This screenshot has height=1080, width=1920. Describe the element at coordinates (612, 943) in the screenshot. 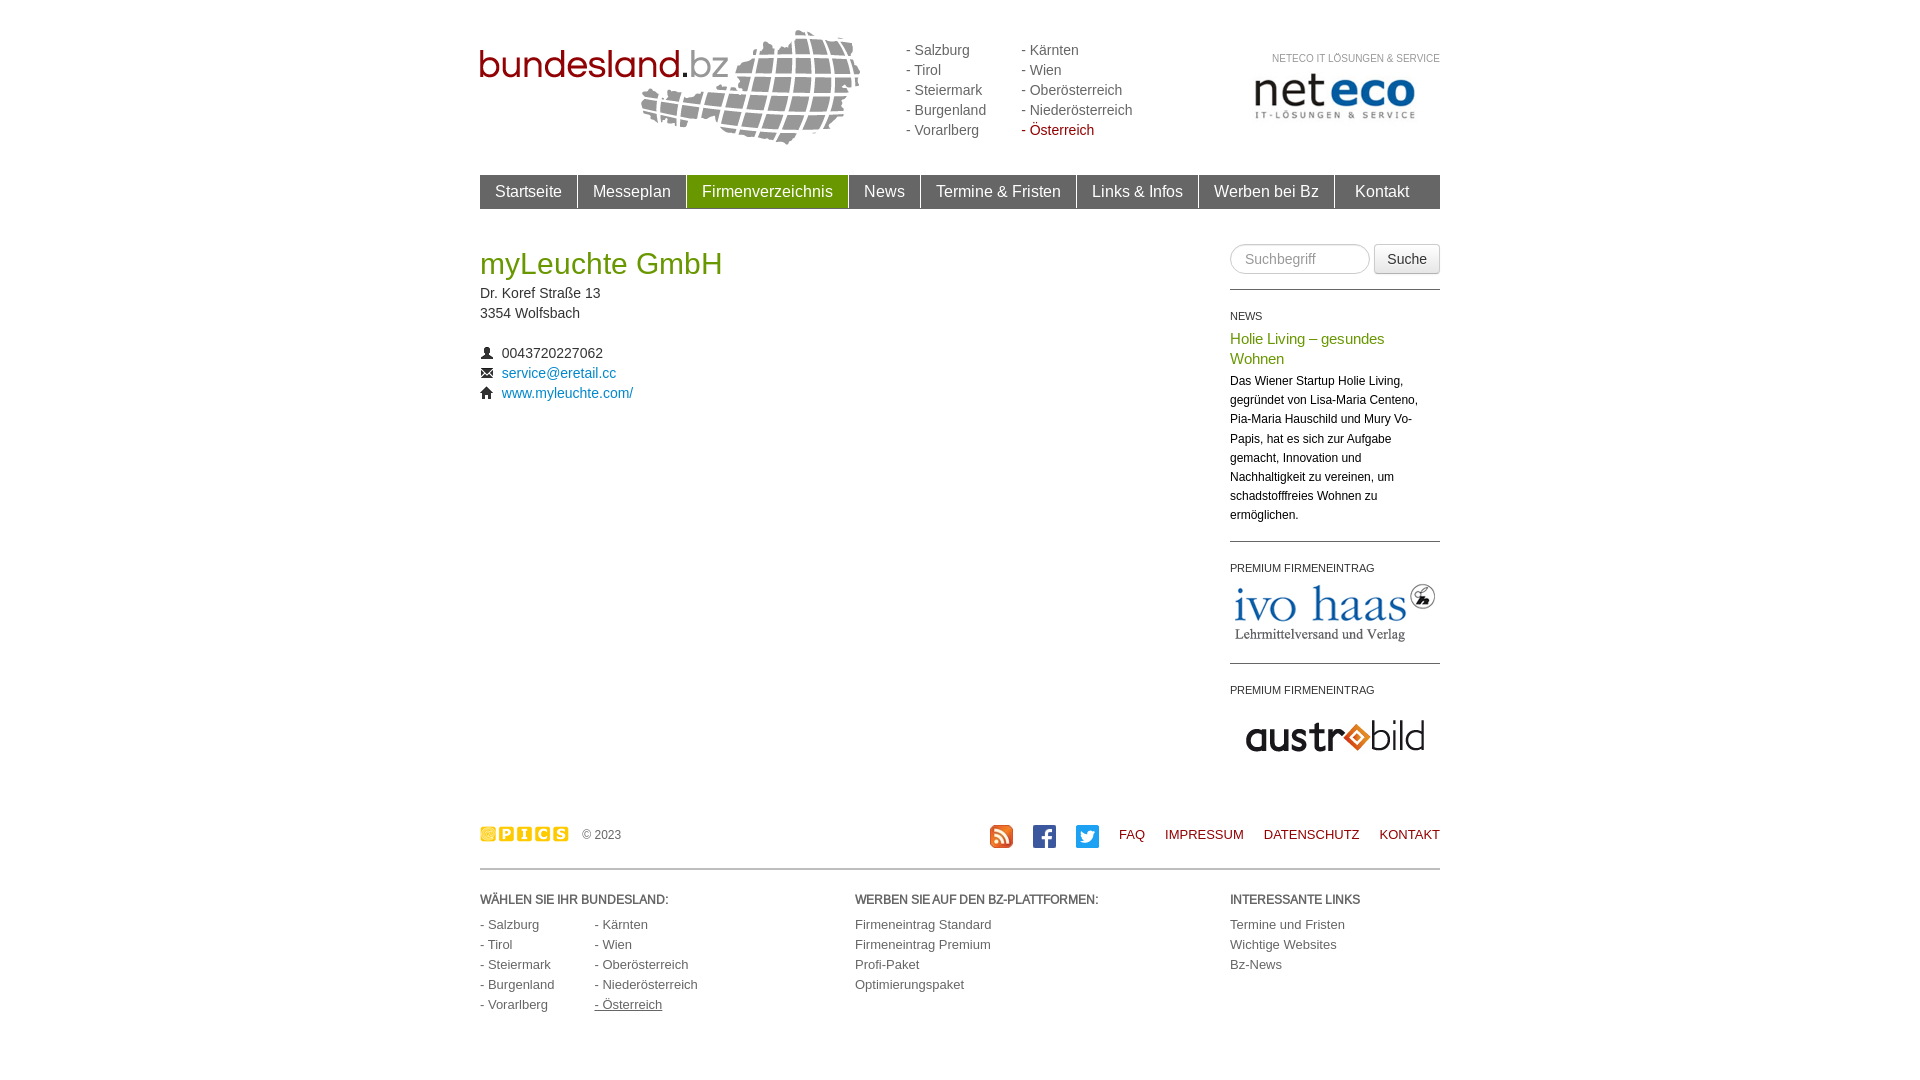

I see `'- Wien'` at that location.